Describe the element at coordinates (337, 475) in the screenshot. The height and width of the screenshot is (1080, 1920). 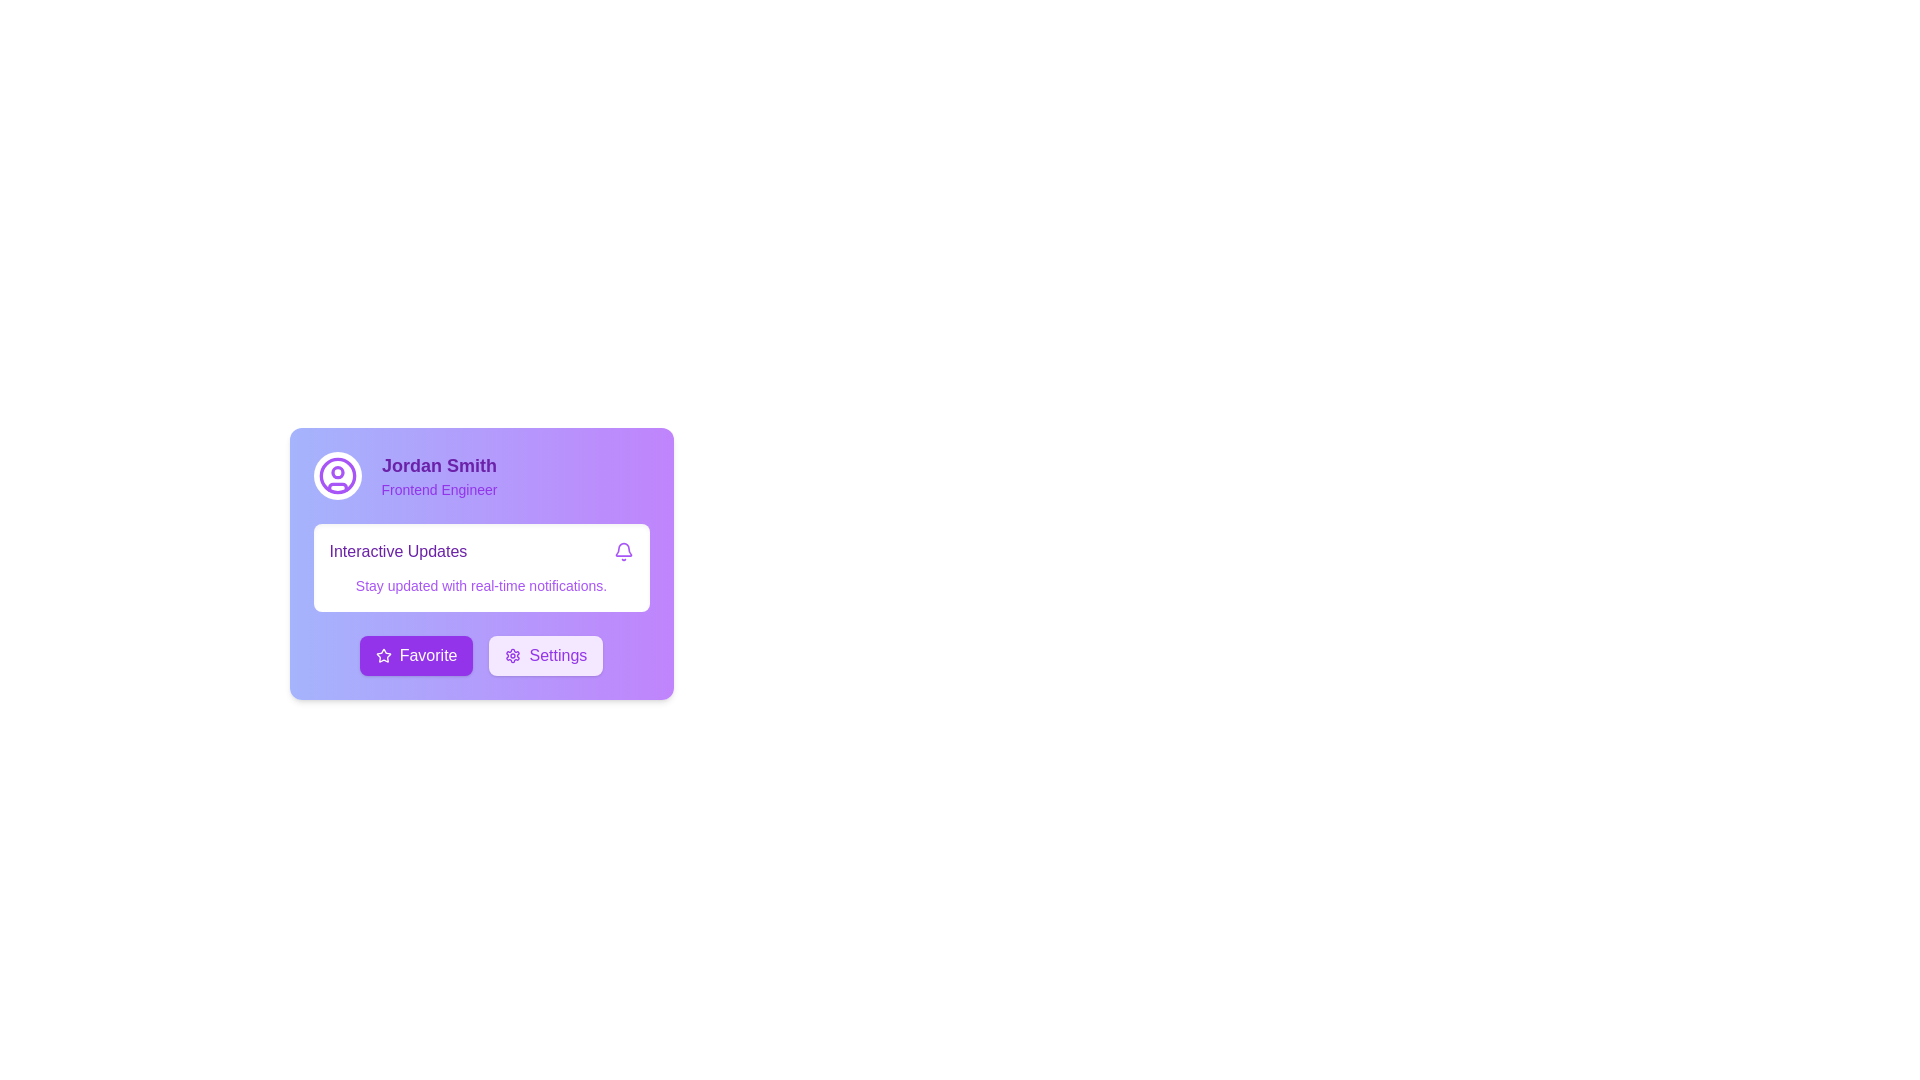
I see `the circular icon with a white background and a purple user profile graphic depicting a simplistic human avatar` at that location.